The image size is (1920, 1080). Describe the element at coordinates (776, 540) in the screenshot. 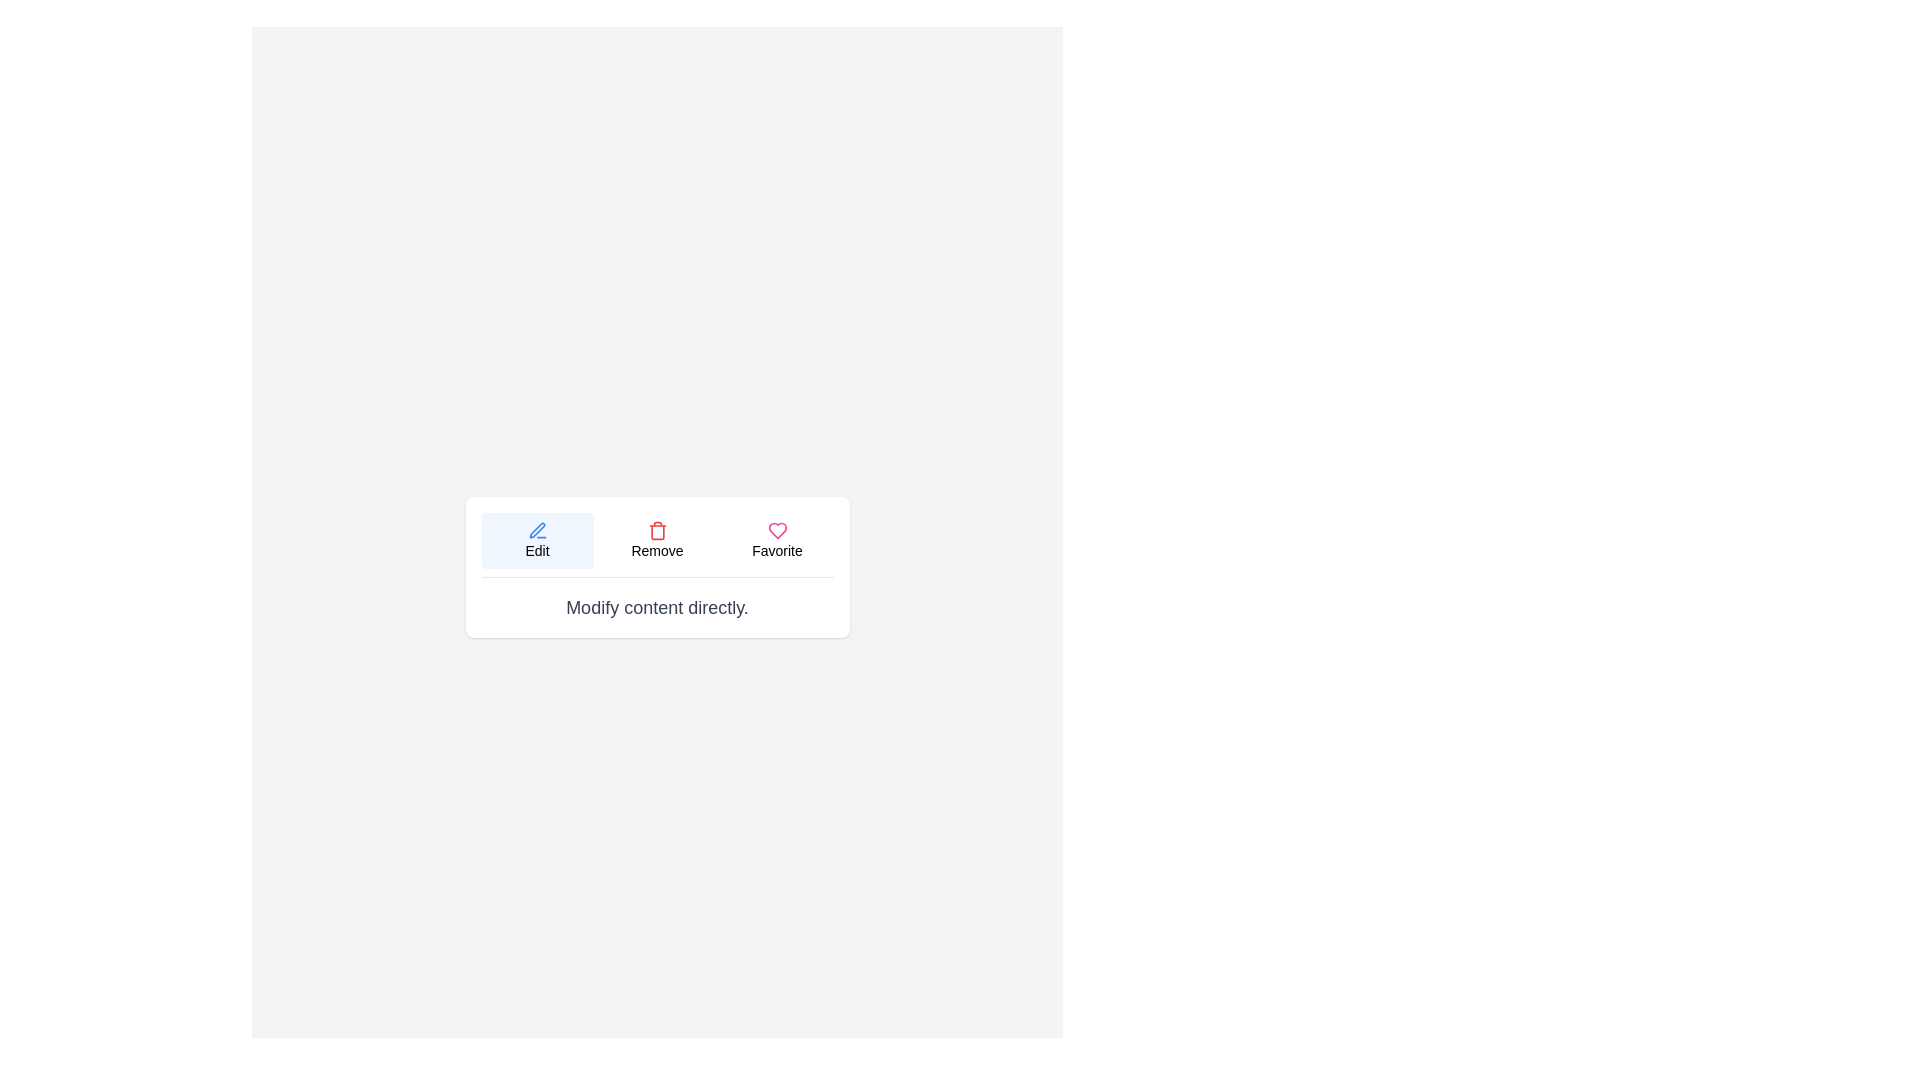

I see `the Favorite tab to select it` at that location.